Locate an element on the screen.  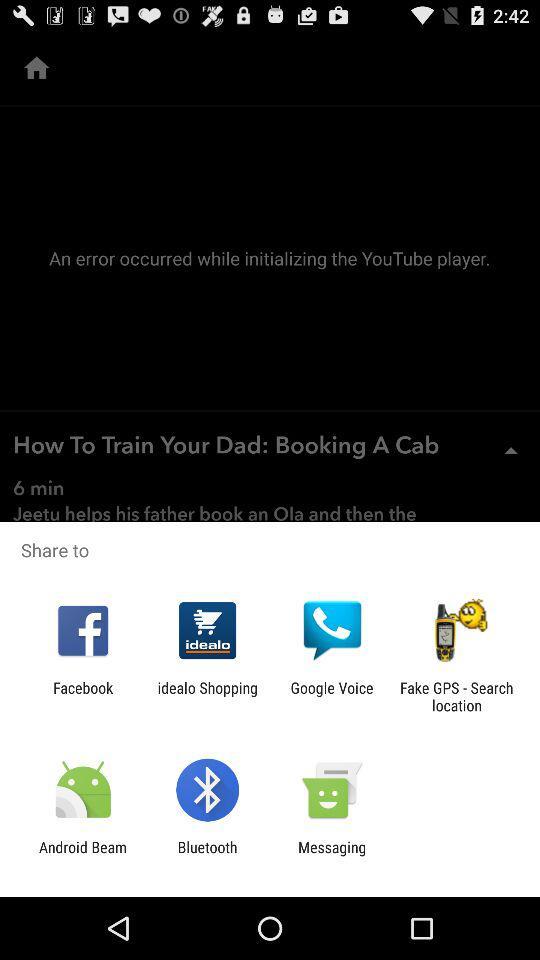
app next to idealo shopping item is located at coordinates (332, 696).